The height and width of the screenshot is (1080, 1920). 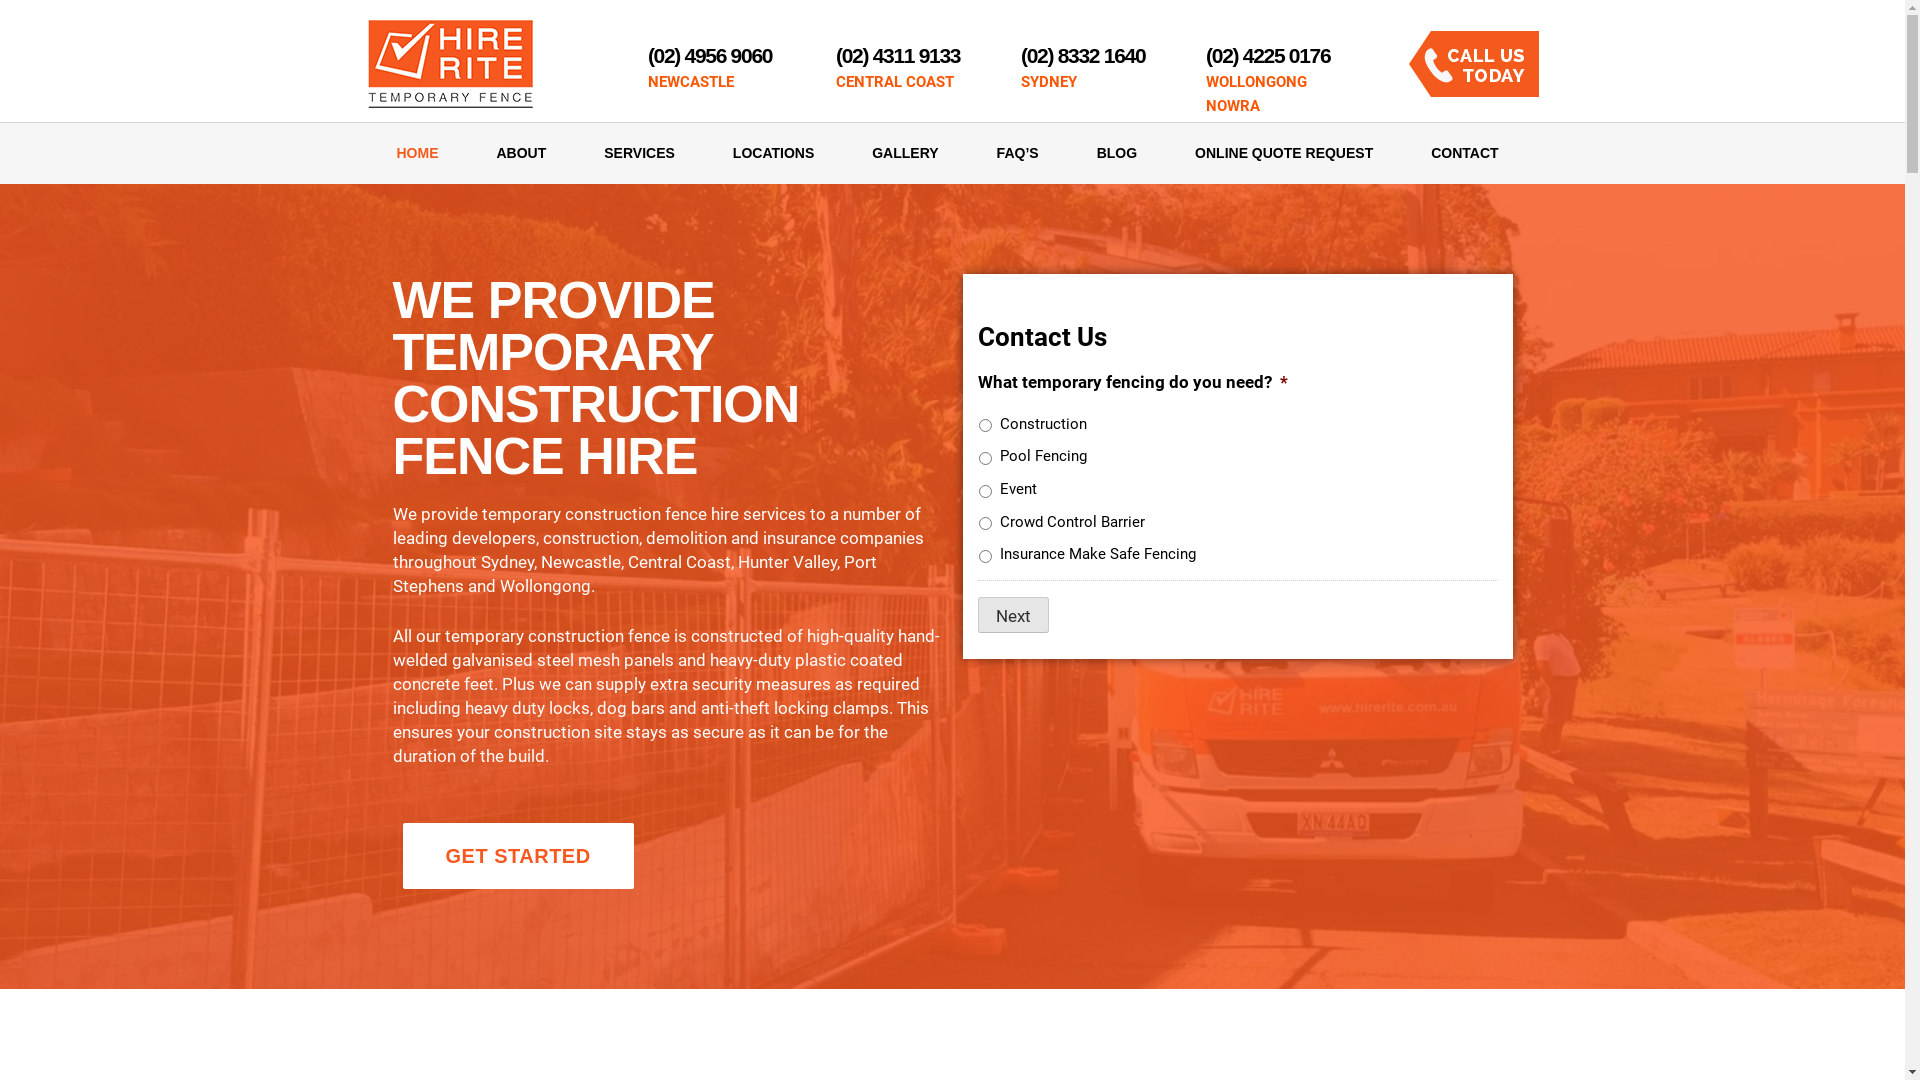 What do you see at coordinates (416, 152) in the screenshot?
I see `'HOME'` at bounding box center [416, 152].